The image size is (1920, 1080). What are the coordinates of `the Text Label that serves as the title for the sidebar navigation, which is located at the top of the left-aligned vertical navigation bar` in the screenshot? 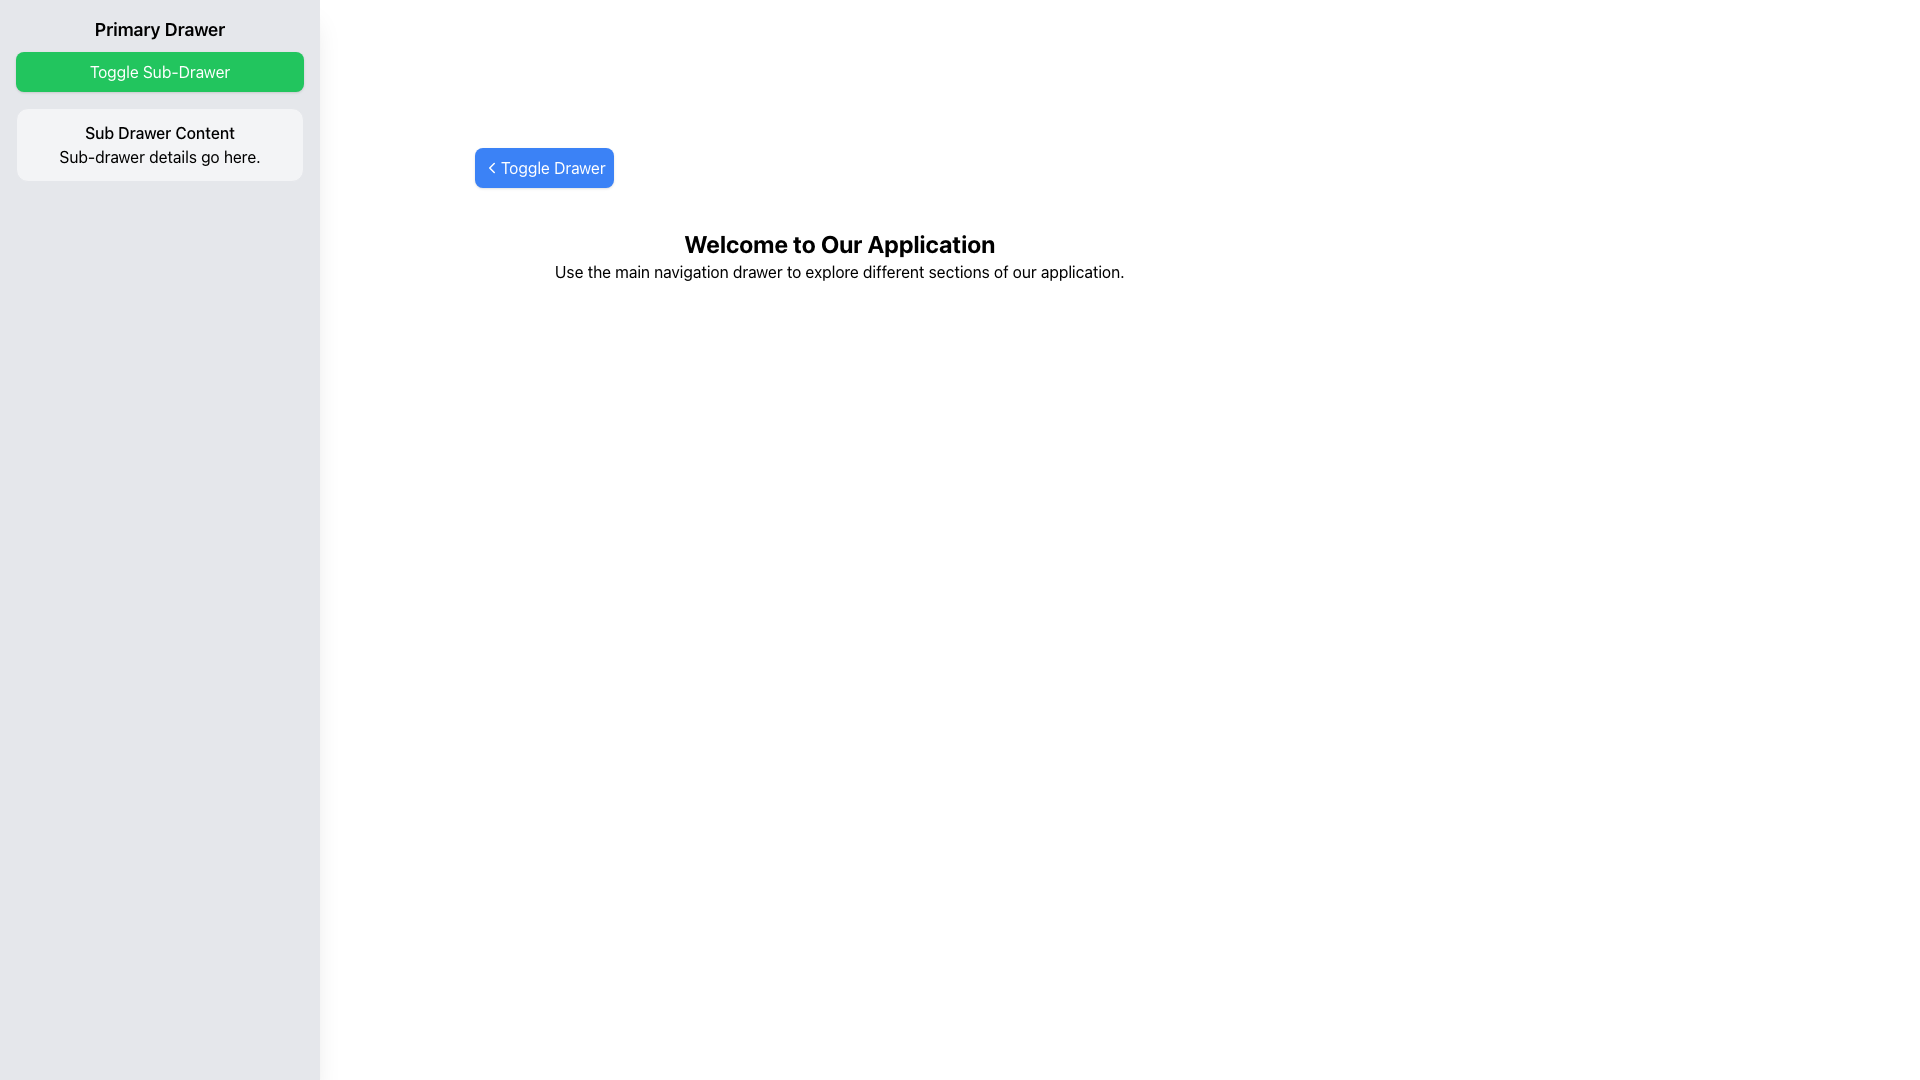 It's located at (158, 30).